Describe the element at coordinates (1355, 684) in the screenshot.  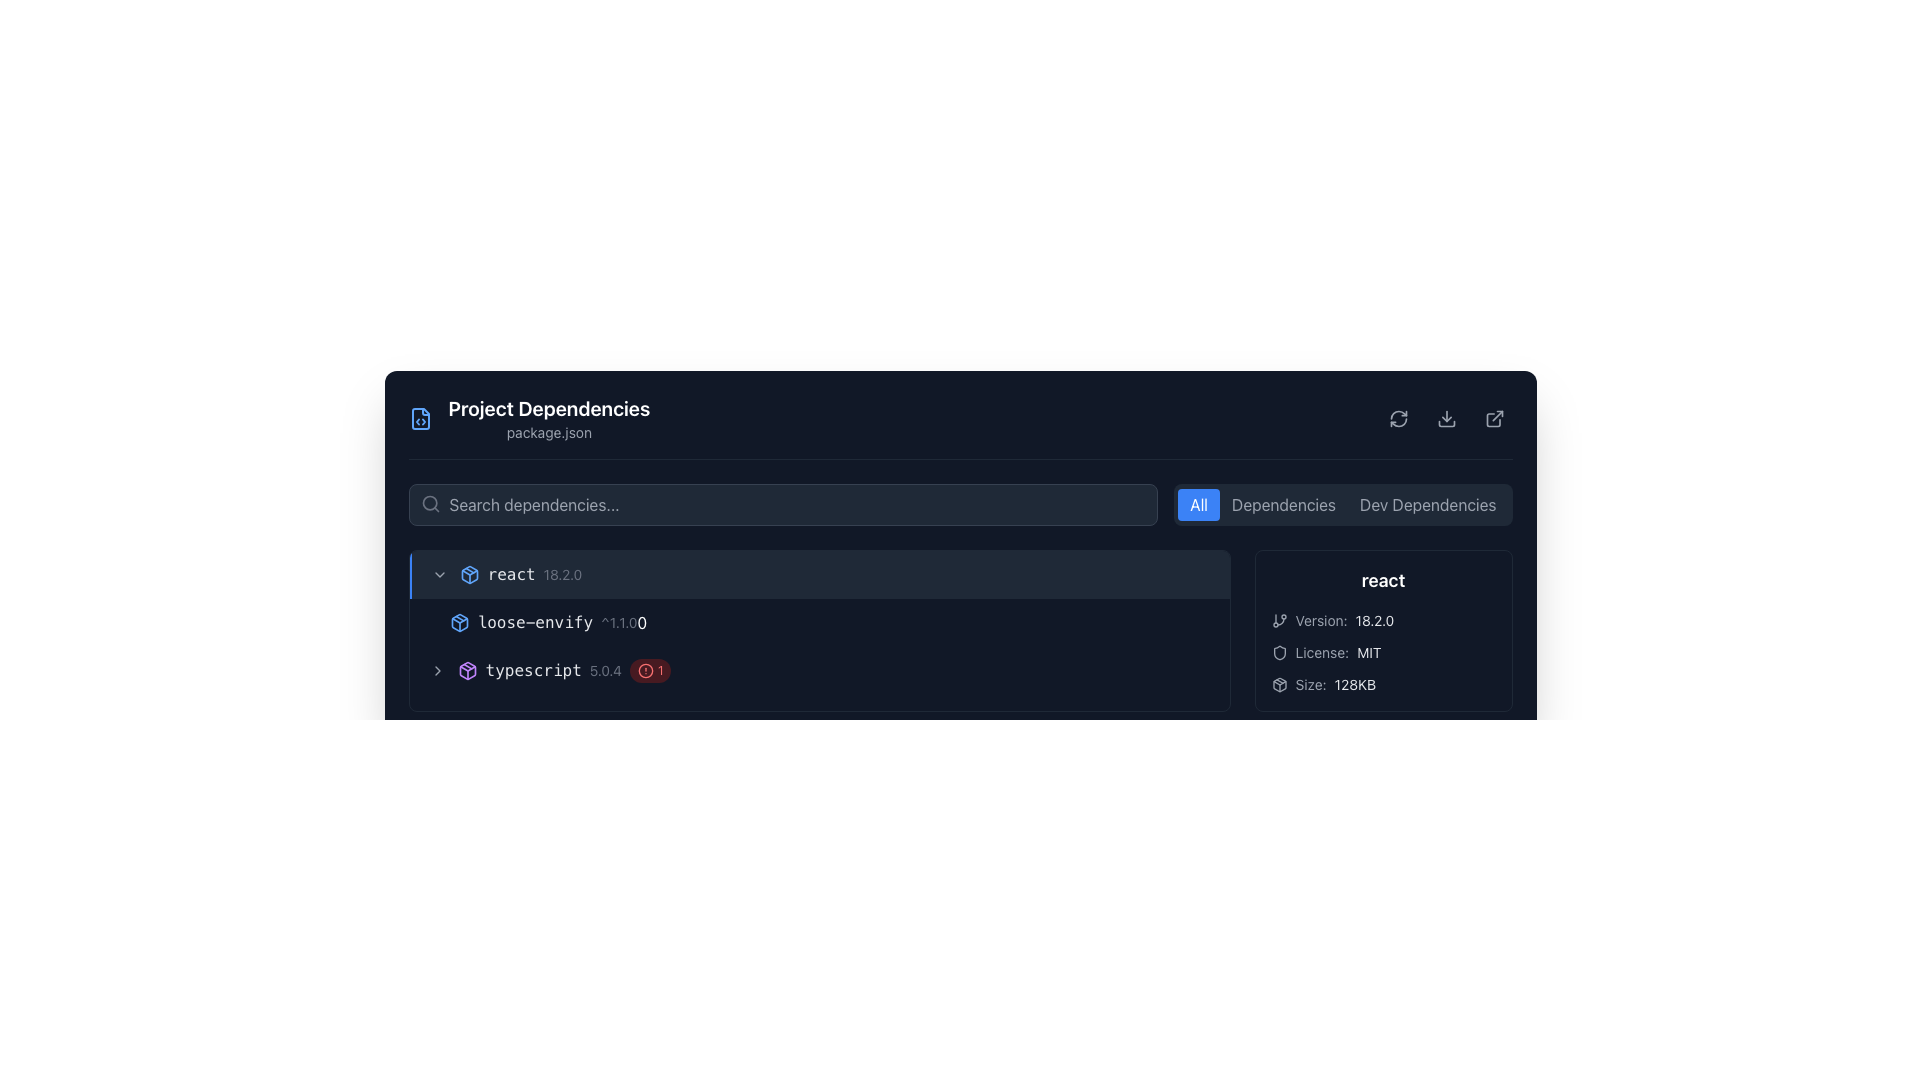
I see `the text label displaying '128KB', which is styled with a light gray font on a dark background and indicates a file size, located to the right of the 'Size:' label` at that location.